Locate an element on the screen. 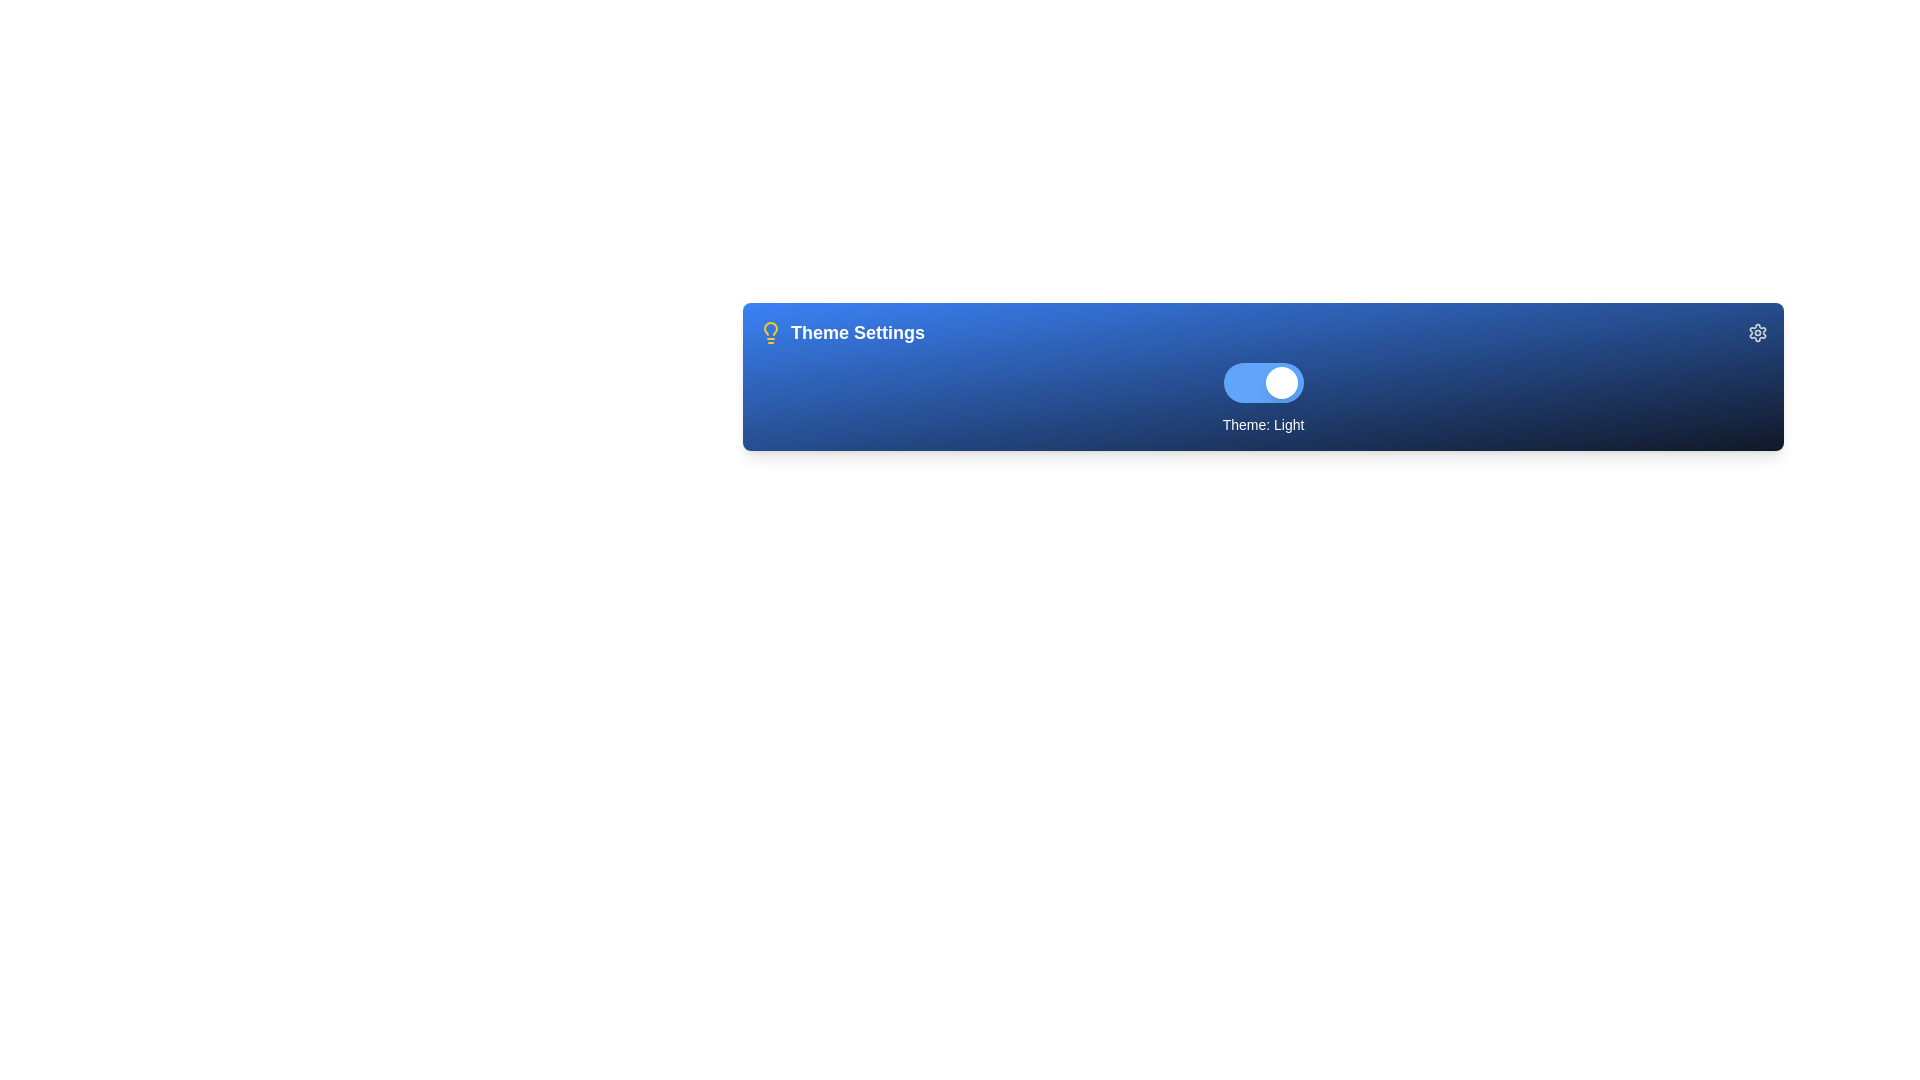  text label displaying 'Theme: Light', which is styled in white font and positioned below the toggle switch element is located at coordinates (1262, 423).